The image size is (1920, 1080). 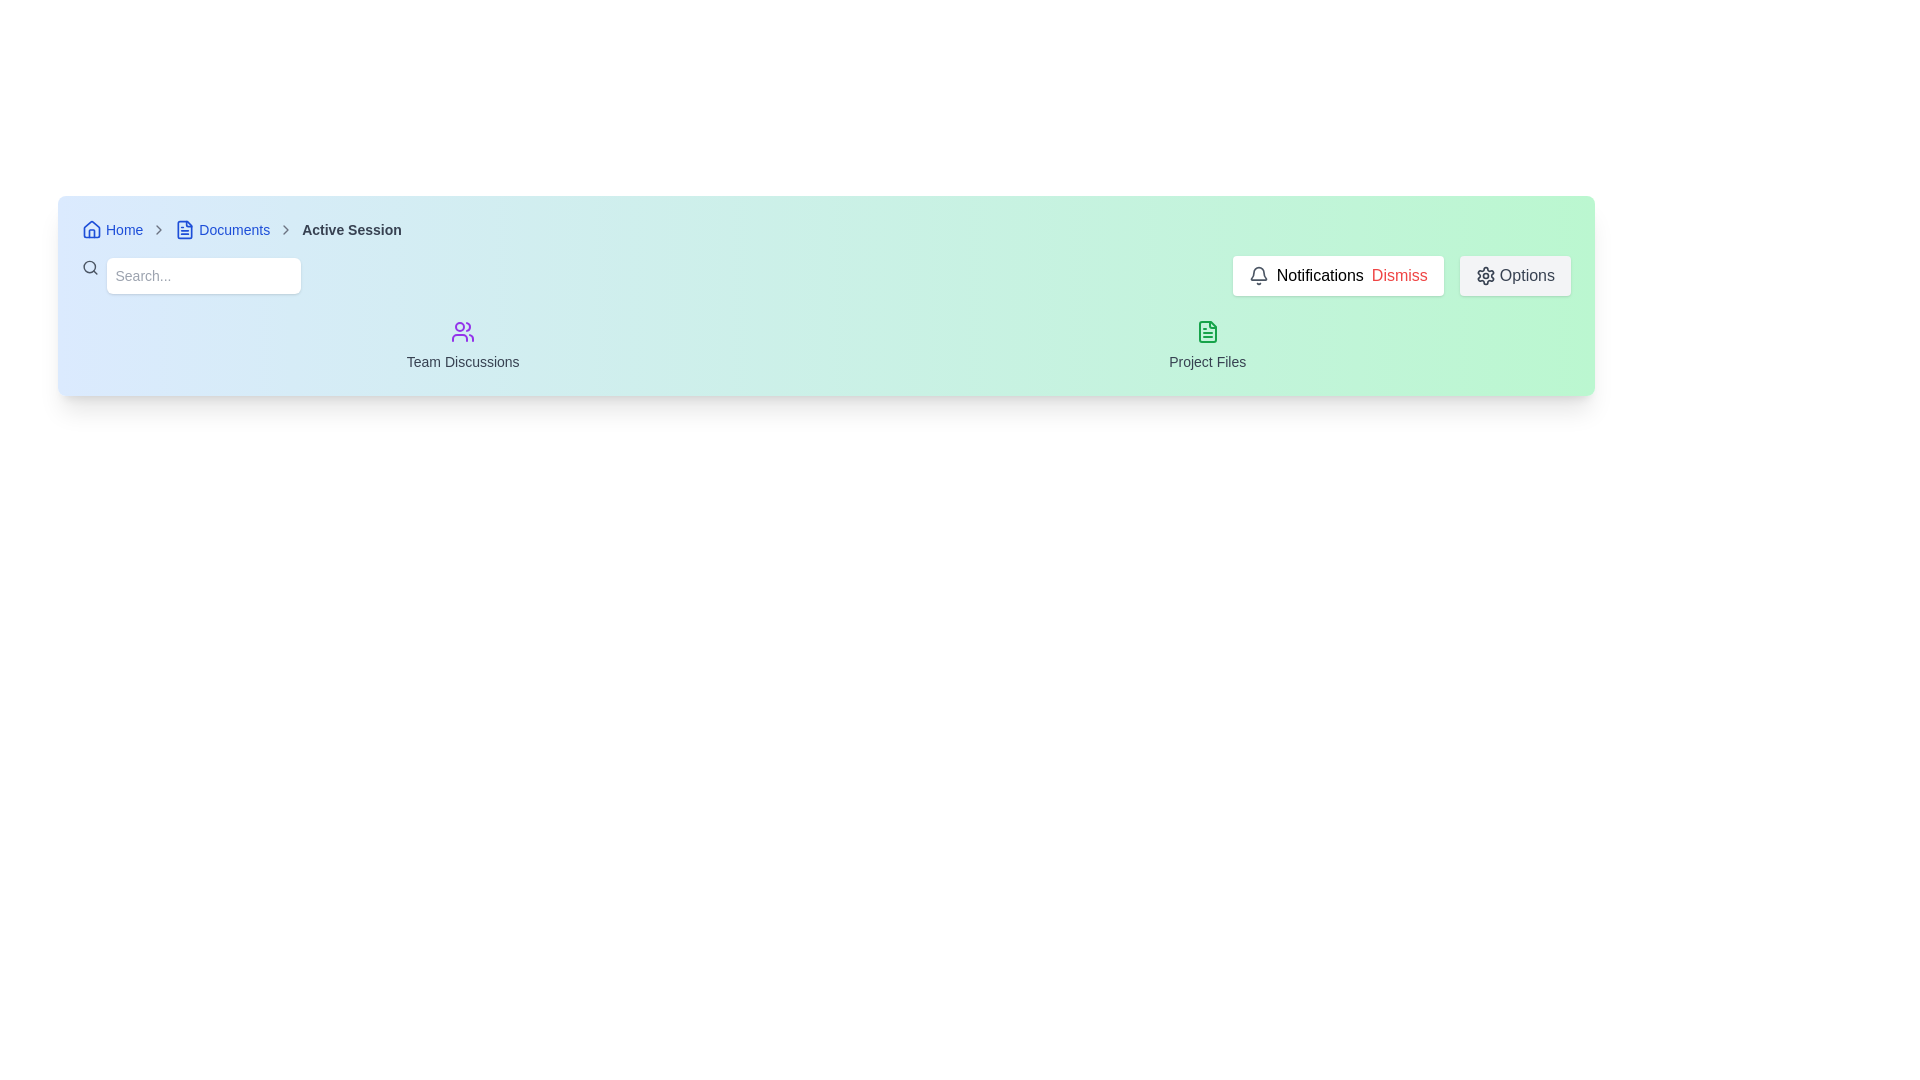 I want to click on the document file icon located in the breadcrumb menu, immediately to the left of the 'Documents' text link, so click(x=185, y=229).